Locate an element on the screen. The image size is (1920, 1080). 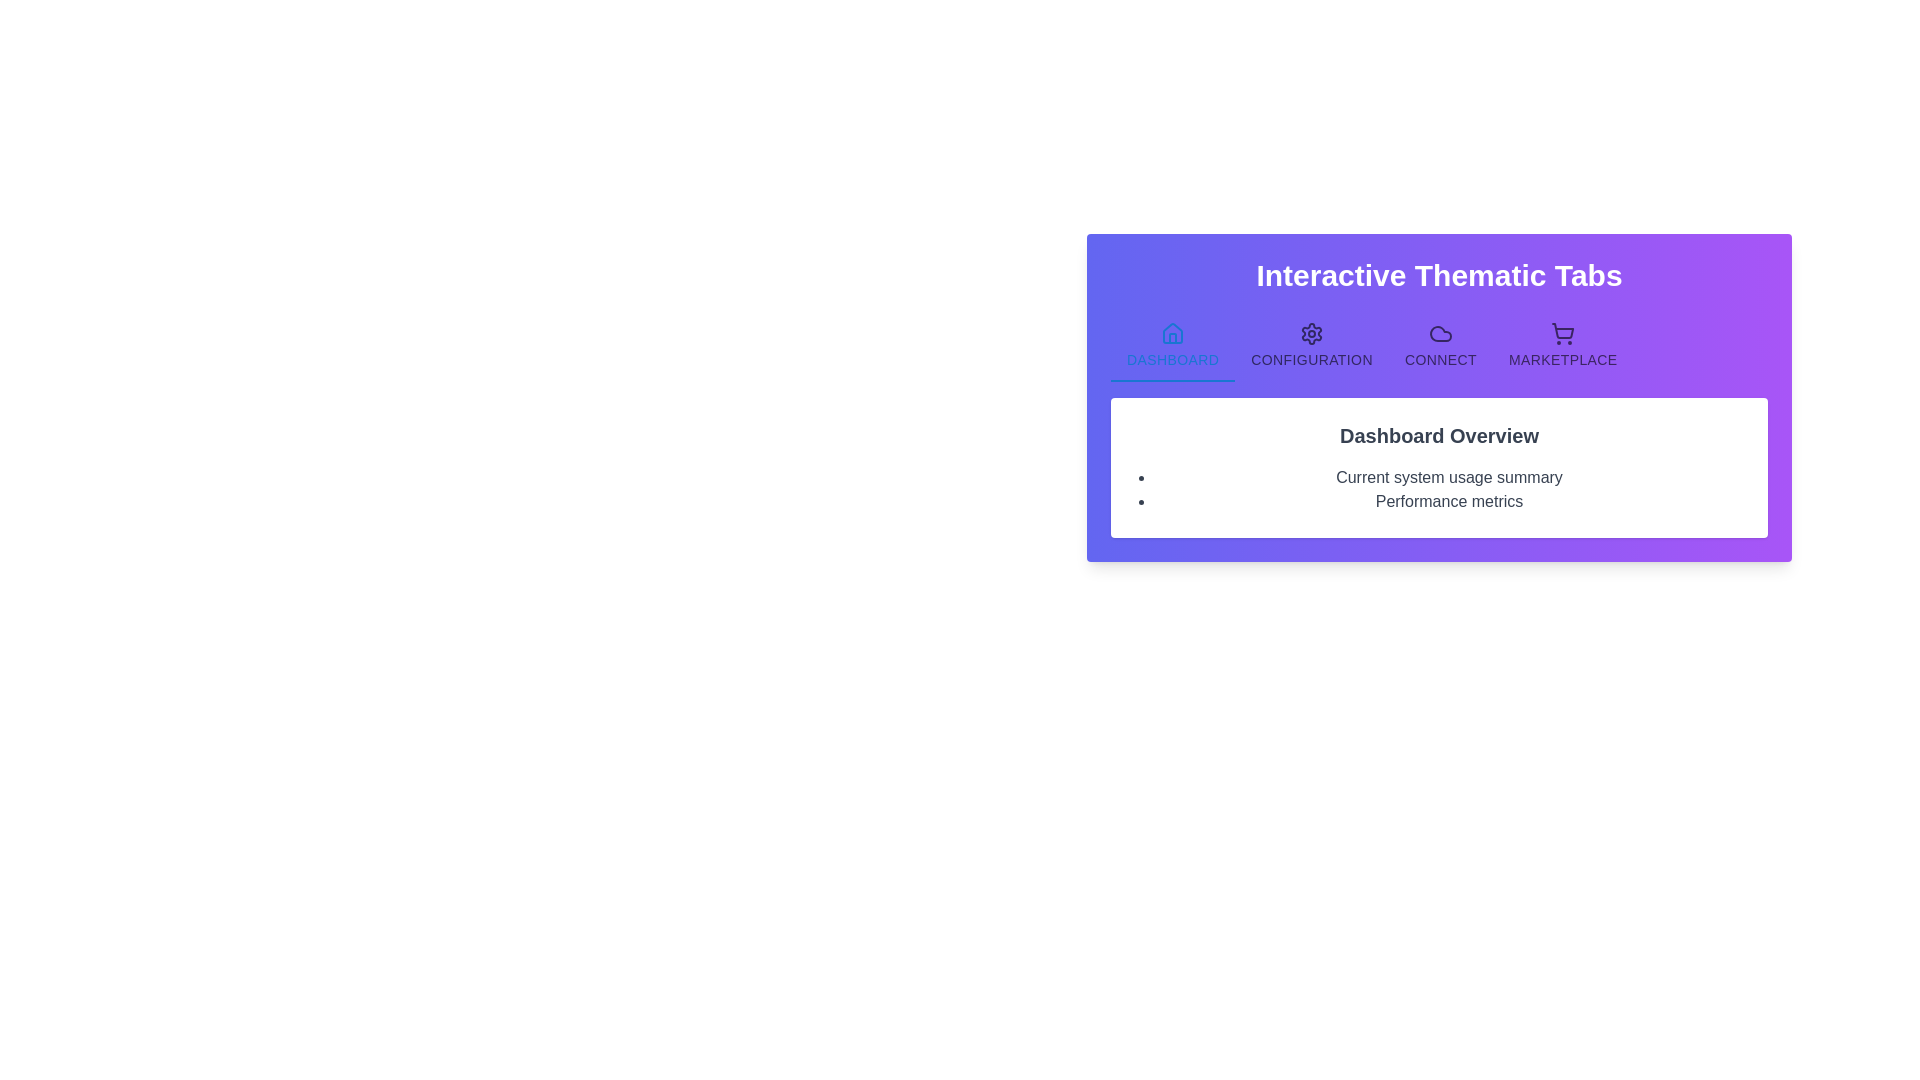
the 'Connect' tab, which is the third tab from the left in a row of four tabs is located at coordinates (1438, 345).